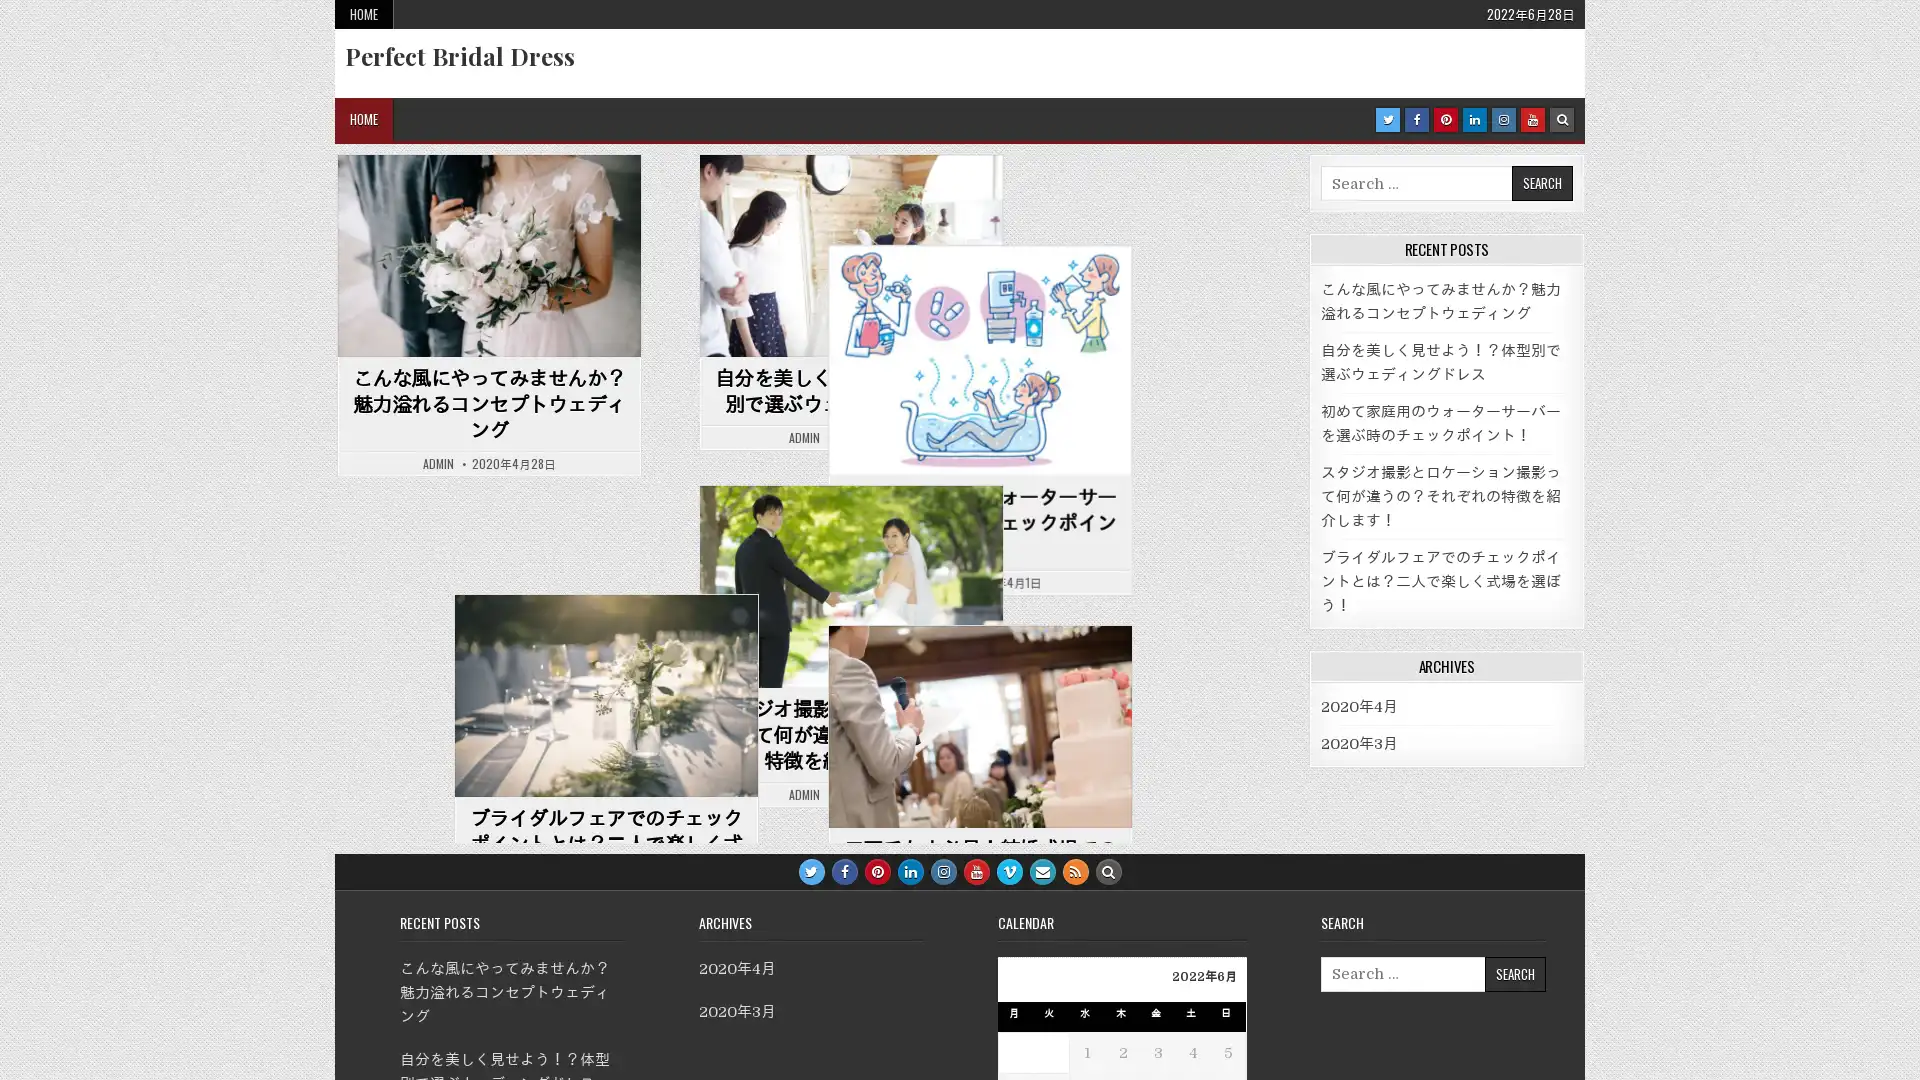  What do you see at coordinates (1540, 183) in the screenshot?
I see `Search` at bounding box center [1540, 183].